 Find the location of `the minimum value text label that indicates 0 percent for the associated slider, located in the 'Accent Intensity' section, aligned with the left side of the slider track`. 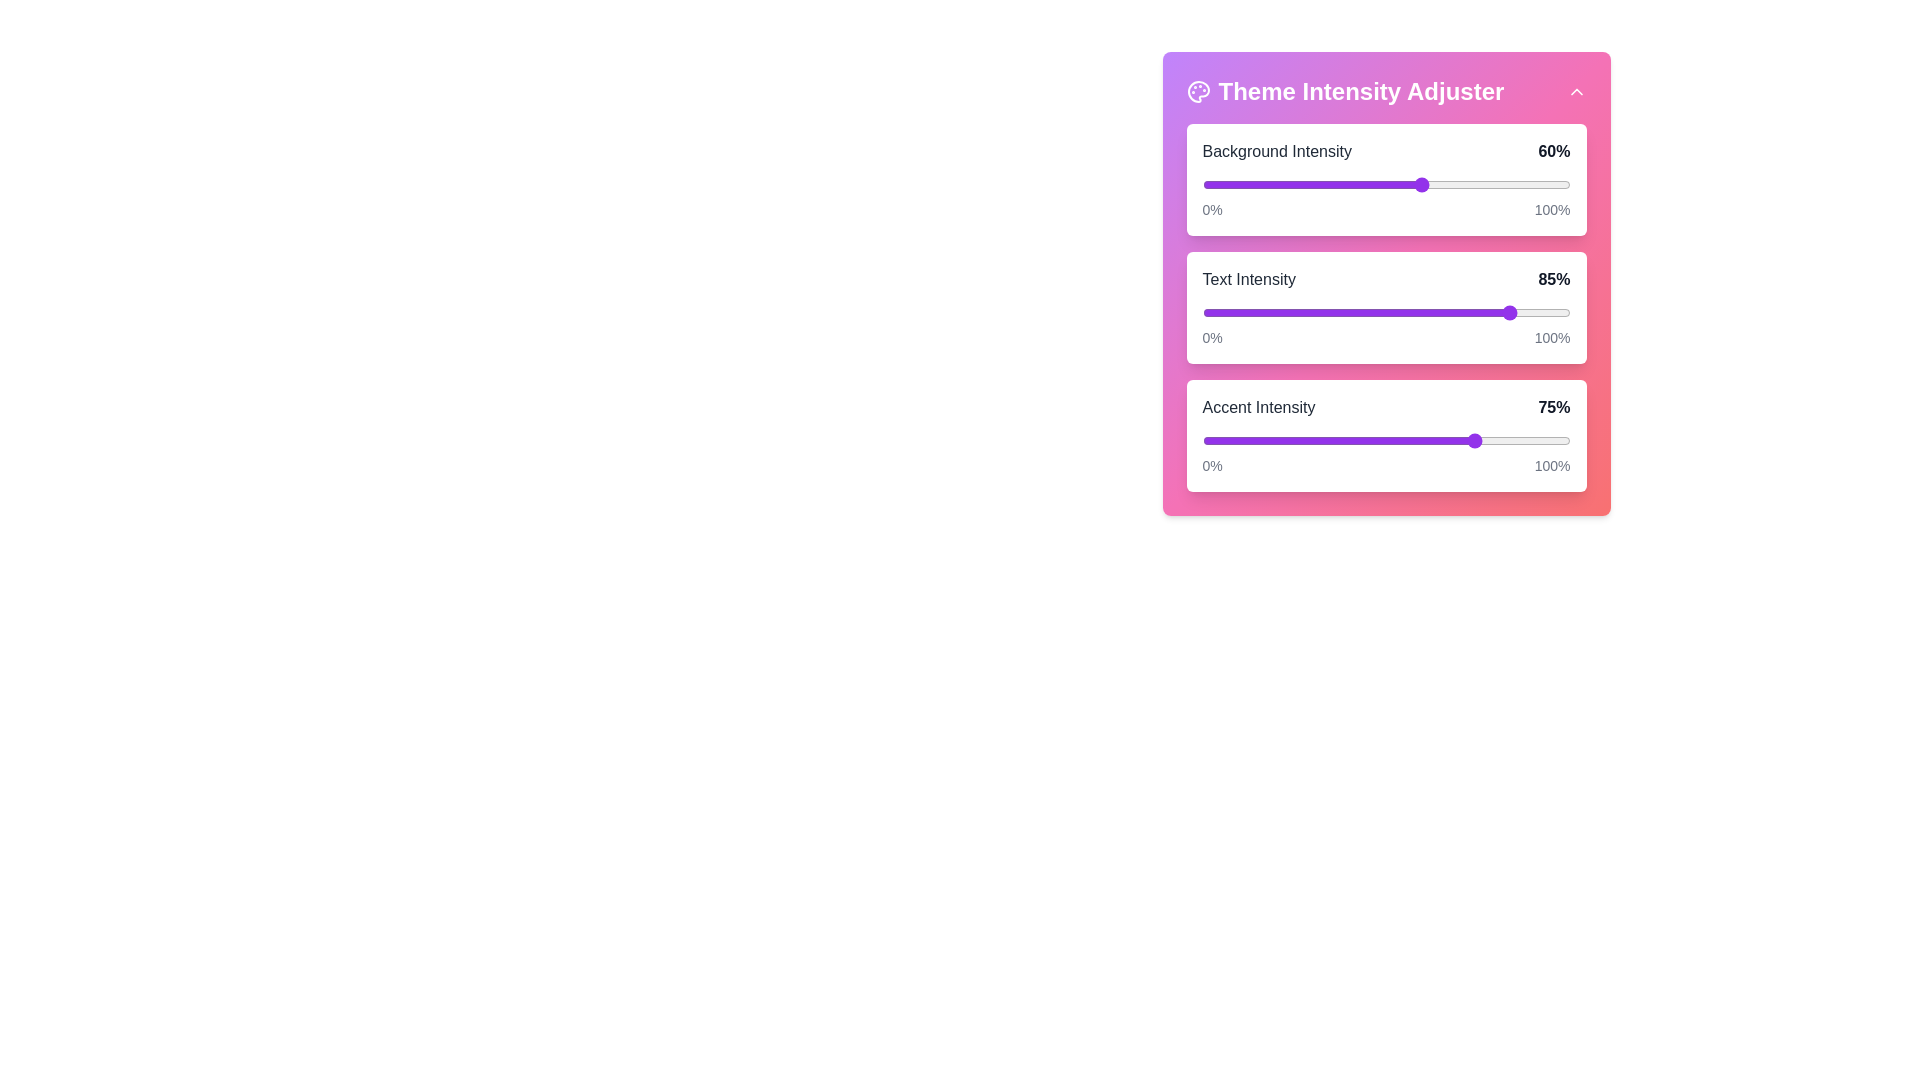

the minimum value text label that indicates 0 percent for the associated slider, located in the 'Accent Intensity' section, aligned with the left side of the slider track is located at coordinates (1211, 466).